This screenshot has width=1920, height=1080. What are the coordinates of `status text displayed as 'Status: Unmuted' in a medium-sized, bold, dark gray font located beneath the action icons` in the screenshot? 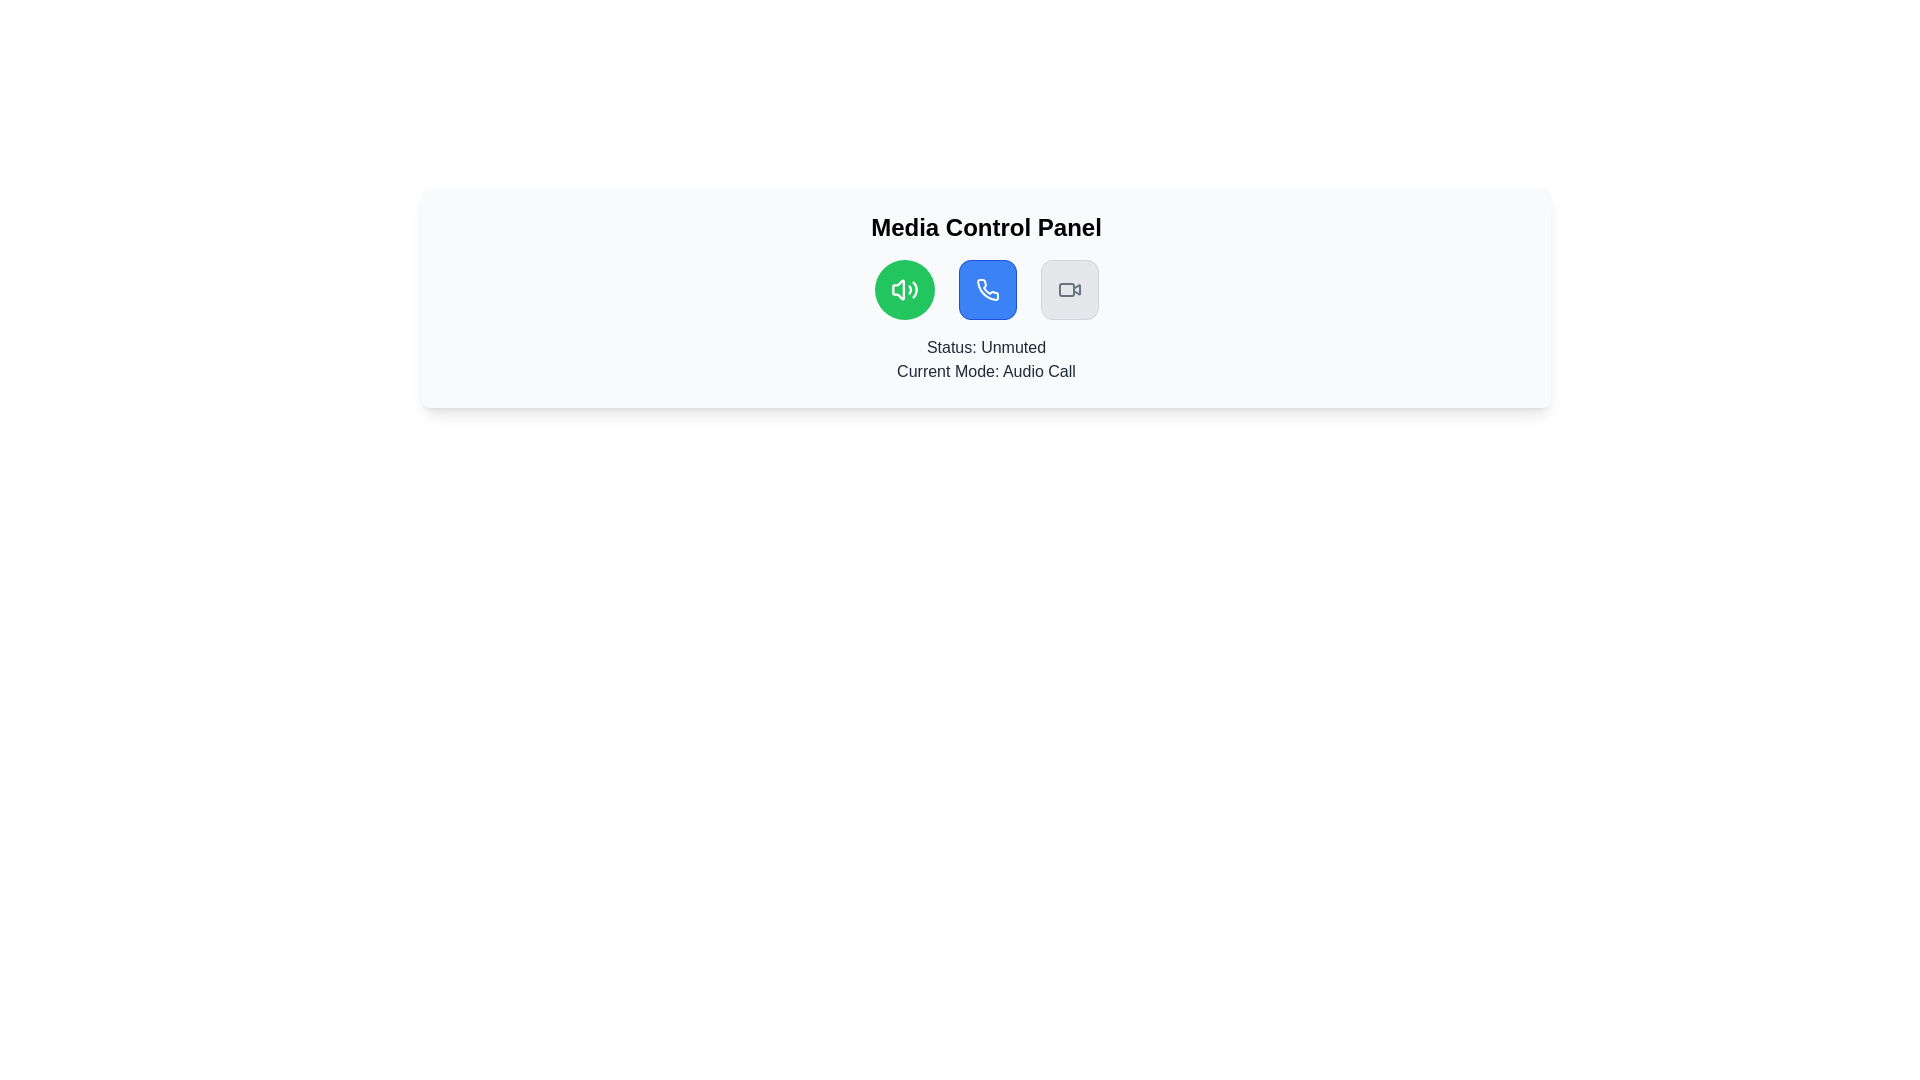 It's located at (986, 346).